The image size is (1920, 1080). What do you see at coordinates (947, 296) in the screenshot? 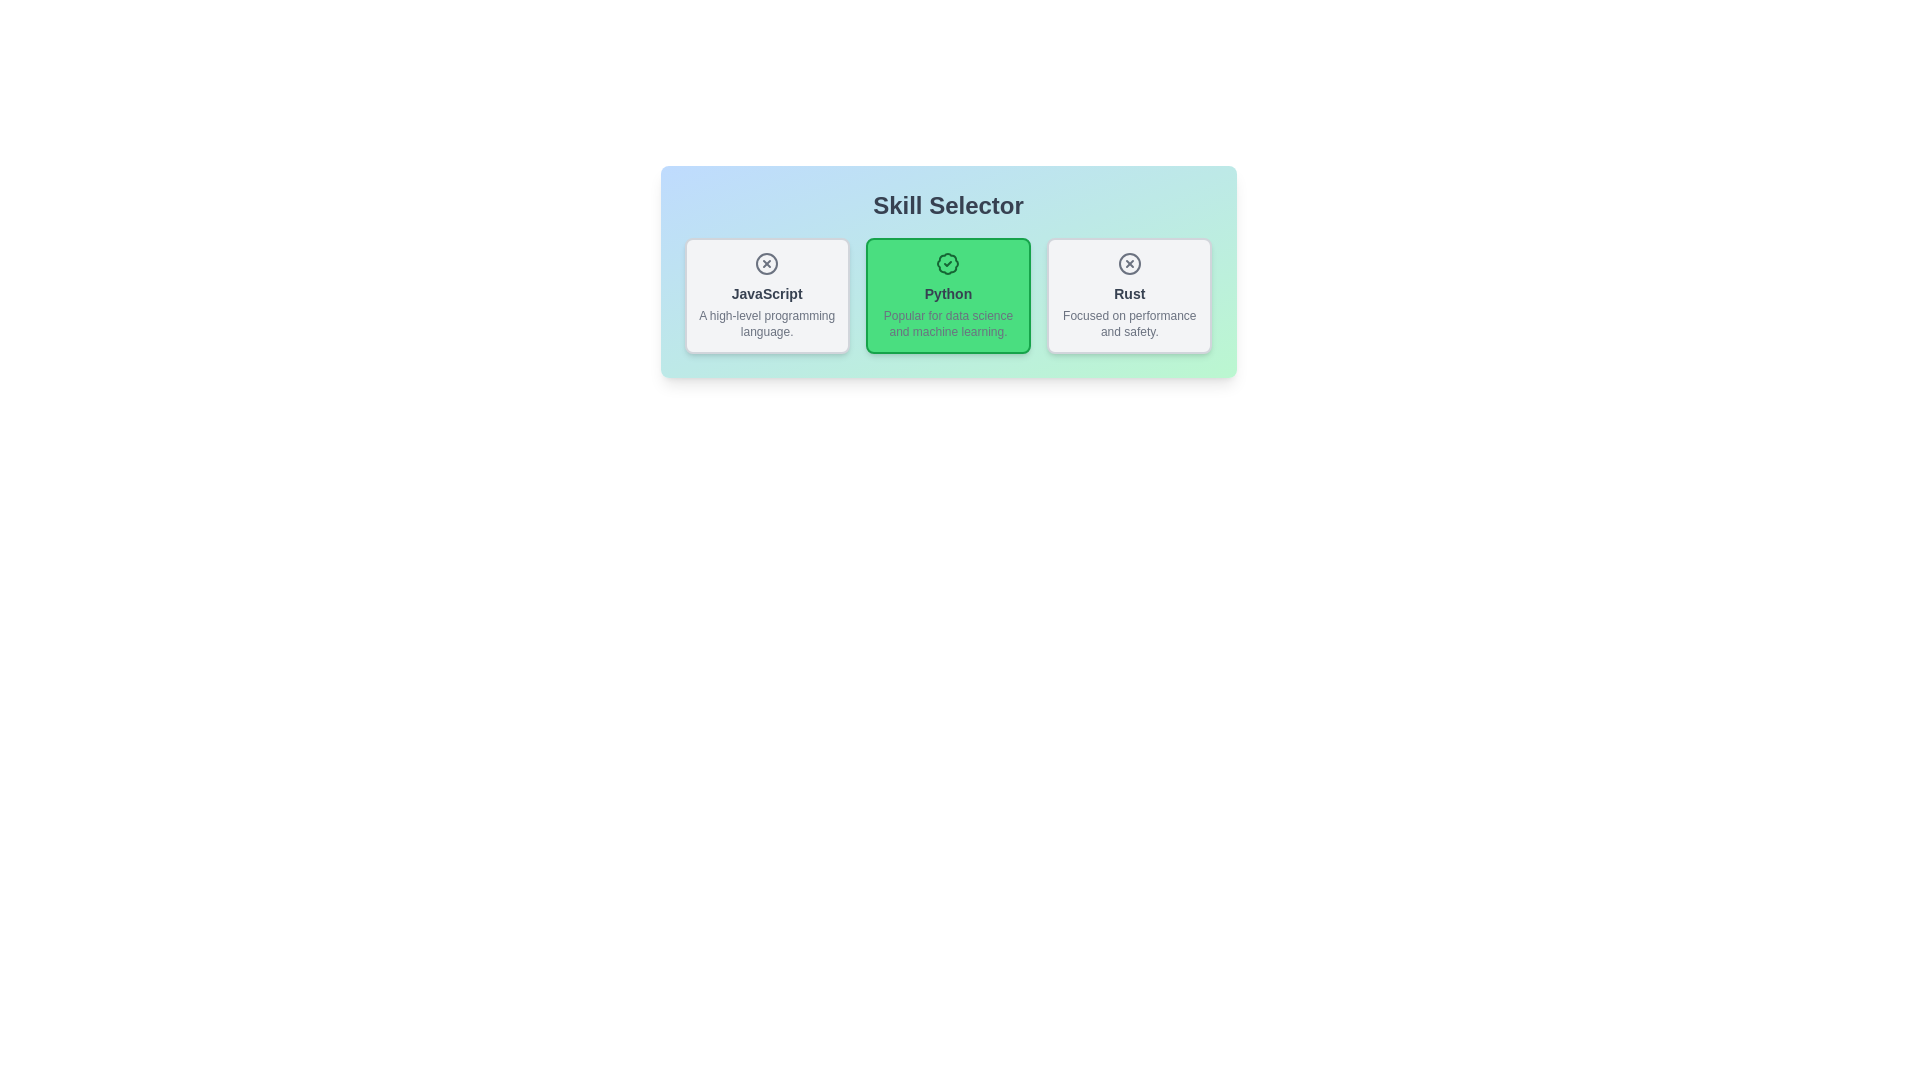
I see `the tag labeled Python to observe its visual feedback` at bounding box center [947, 296].